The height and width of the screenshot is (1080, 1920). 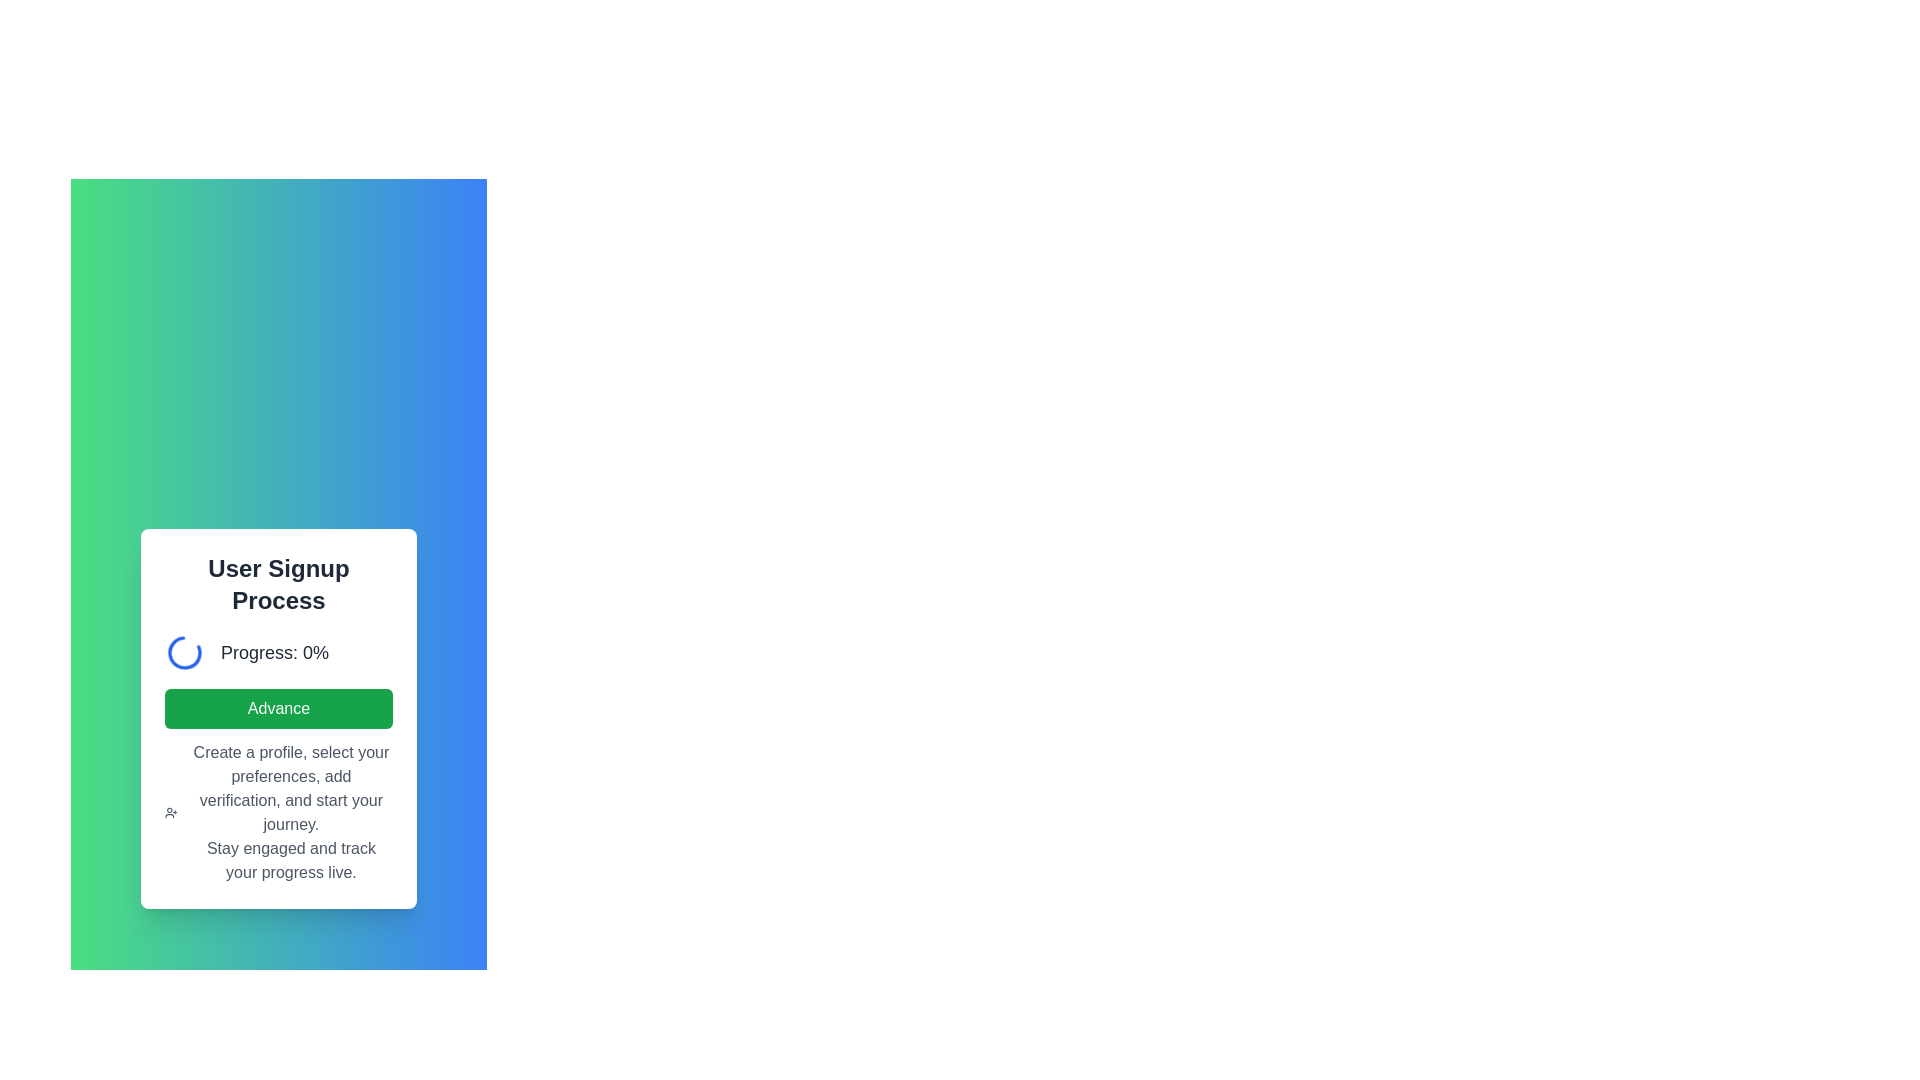 What do you see at coordinates (273, 652) in the screenshot?
I see `the static text displaying 'Progress: 0%' which is styled in bold gray font, located to the right of a spinning circle icon` at bounding box center [273, 652].